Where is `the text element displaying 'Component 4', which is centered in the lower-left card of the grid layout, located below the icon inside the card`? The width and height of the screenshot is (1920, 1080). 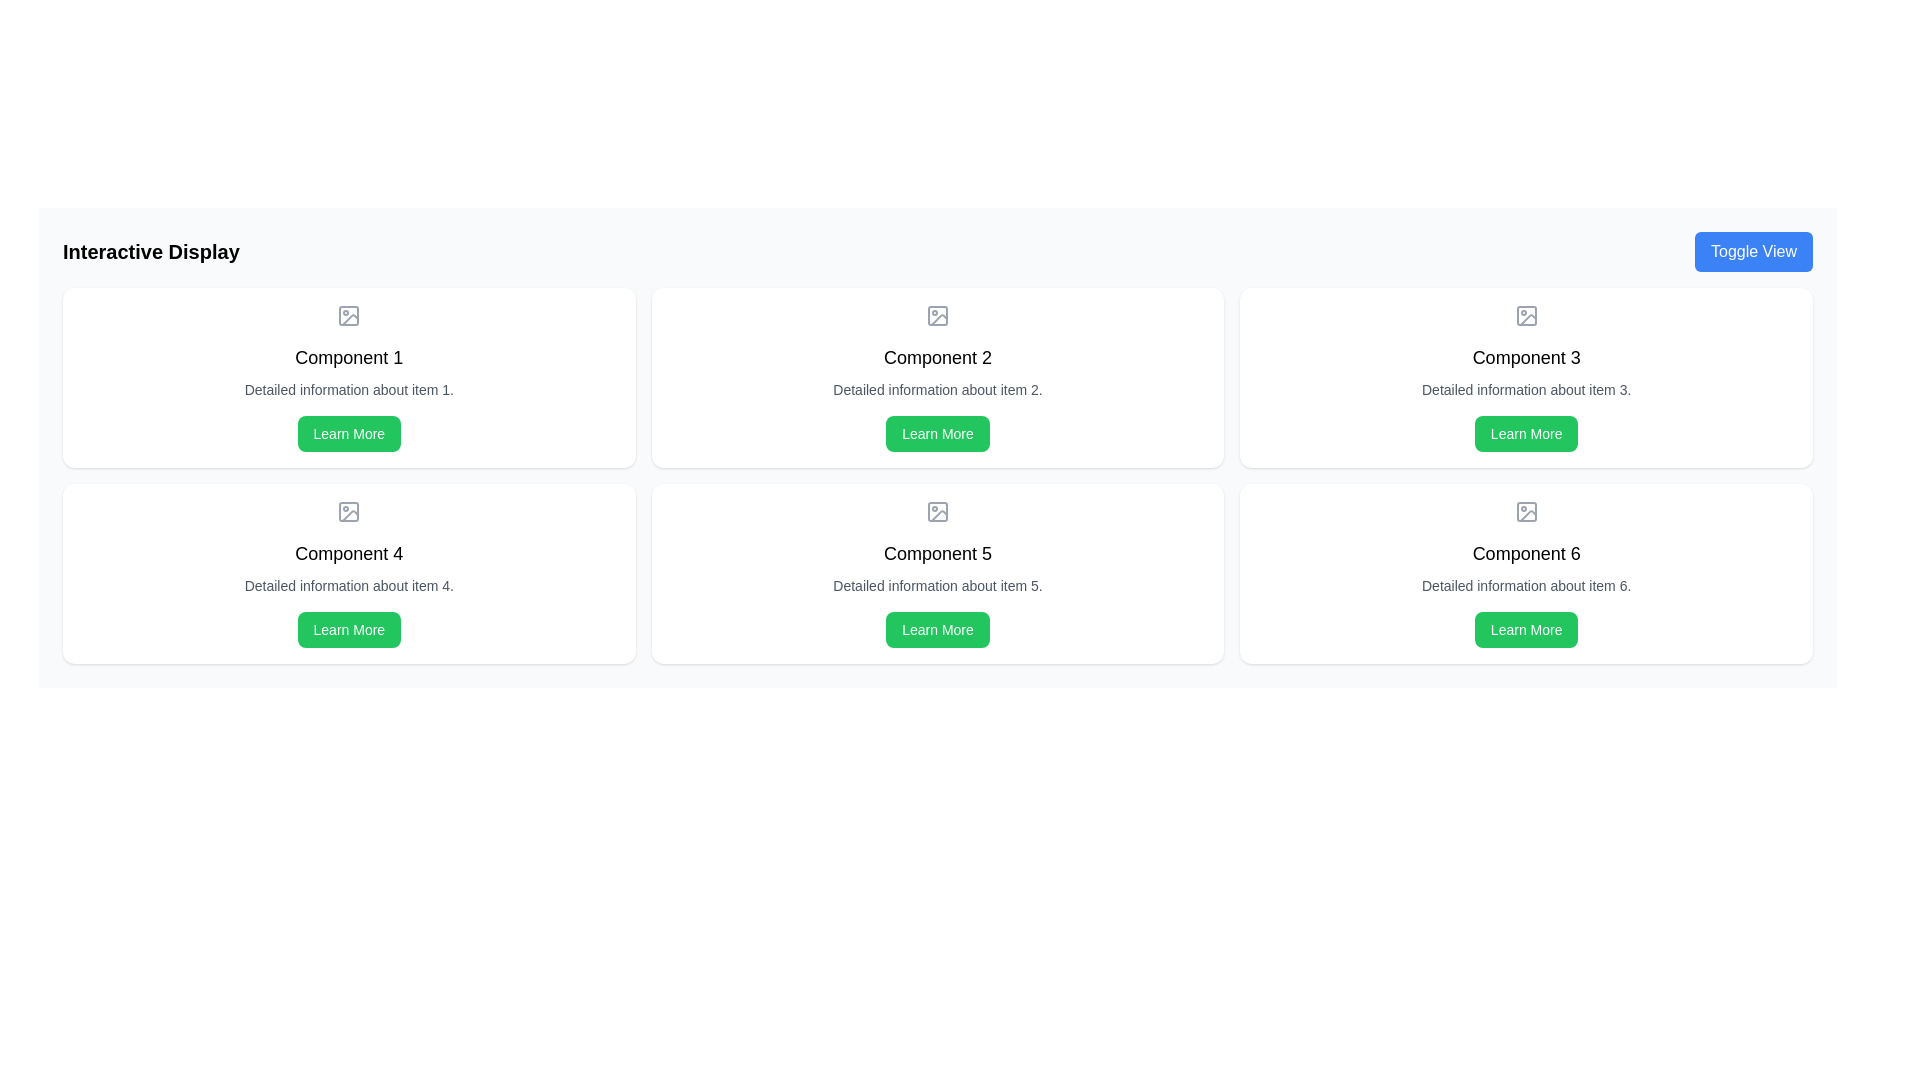
the text element displaying 'Component 4', which is centered in the lower-left card of the grid layout, located below the icon inside the card is located at coordinates (349, 554).